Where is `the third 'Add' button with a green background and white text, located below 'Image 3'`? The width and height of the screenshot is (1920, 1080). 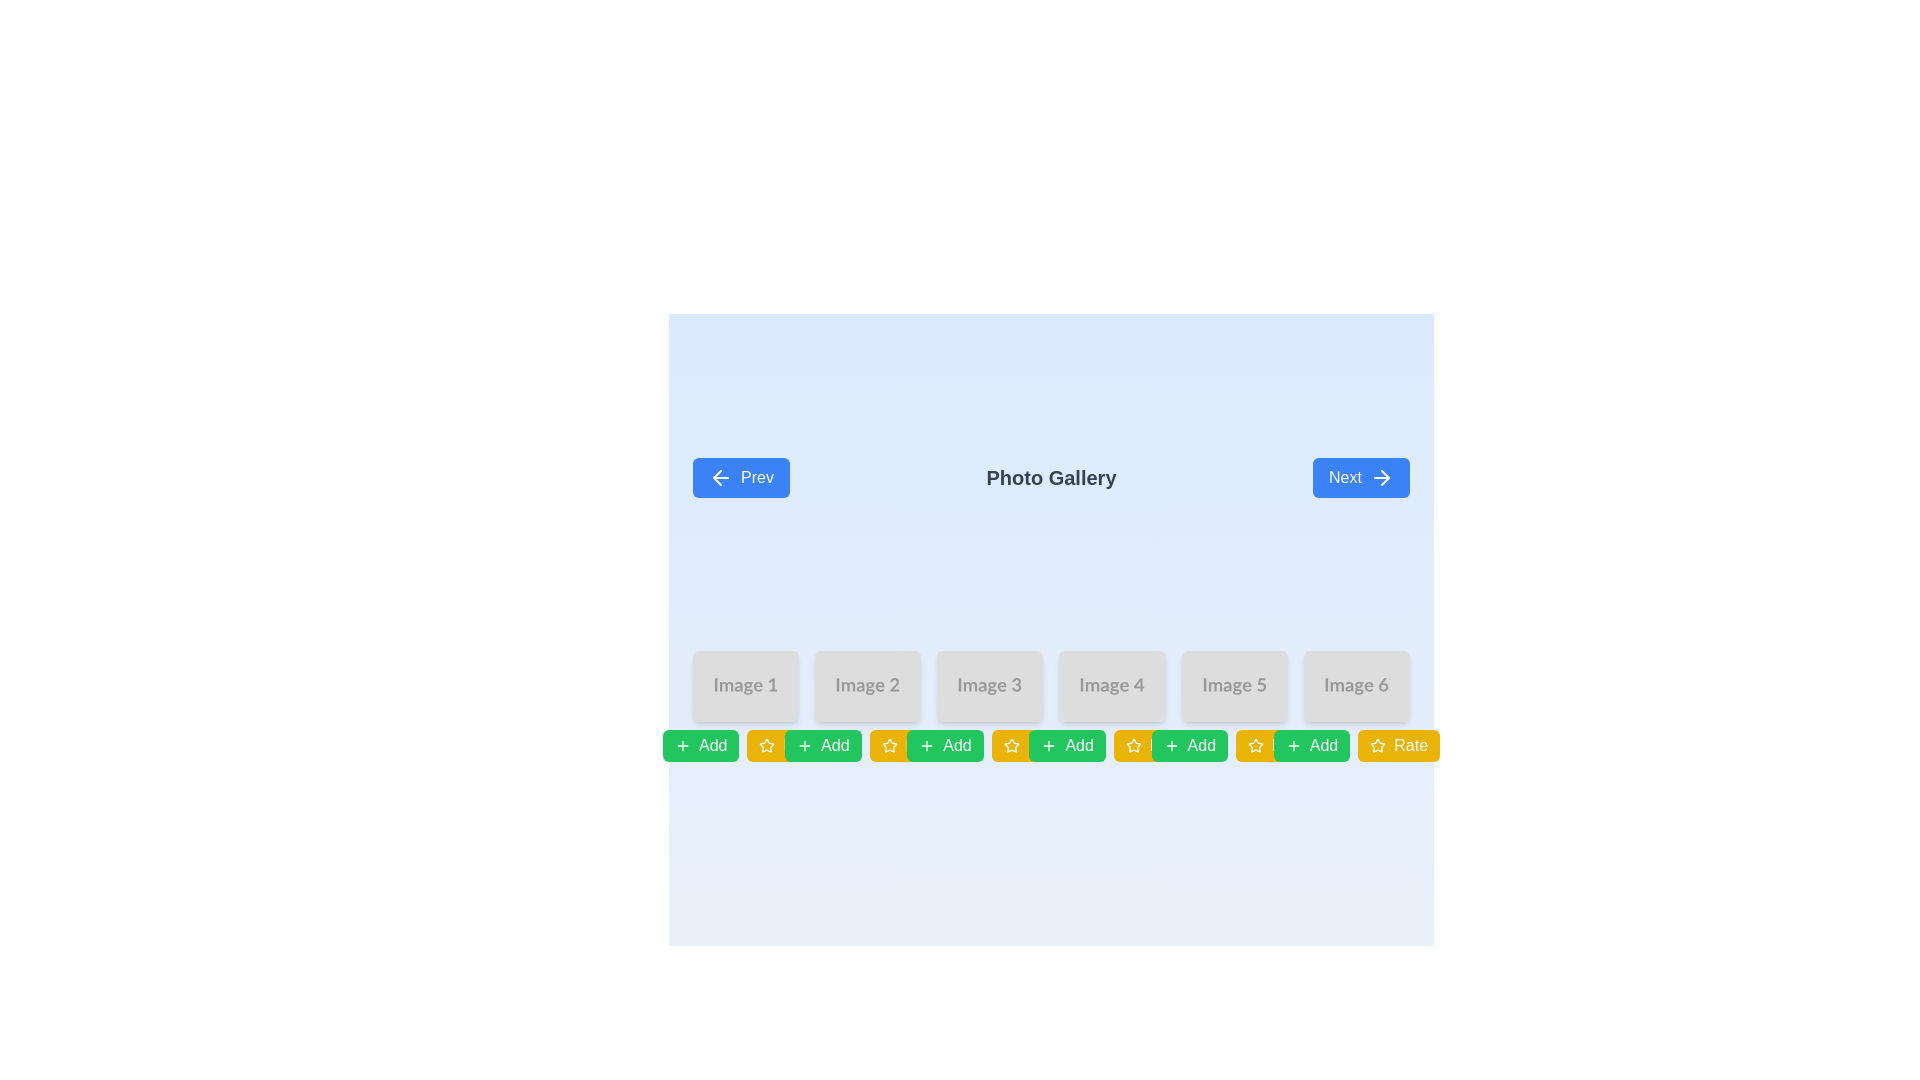 the third 'Add' button with a green background and white text, located below 'Image 3' is located at coordinates (944, 745).